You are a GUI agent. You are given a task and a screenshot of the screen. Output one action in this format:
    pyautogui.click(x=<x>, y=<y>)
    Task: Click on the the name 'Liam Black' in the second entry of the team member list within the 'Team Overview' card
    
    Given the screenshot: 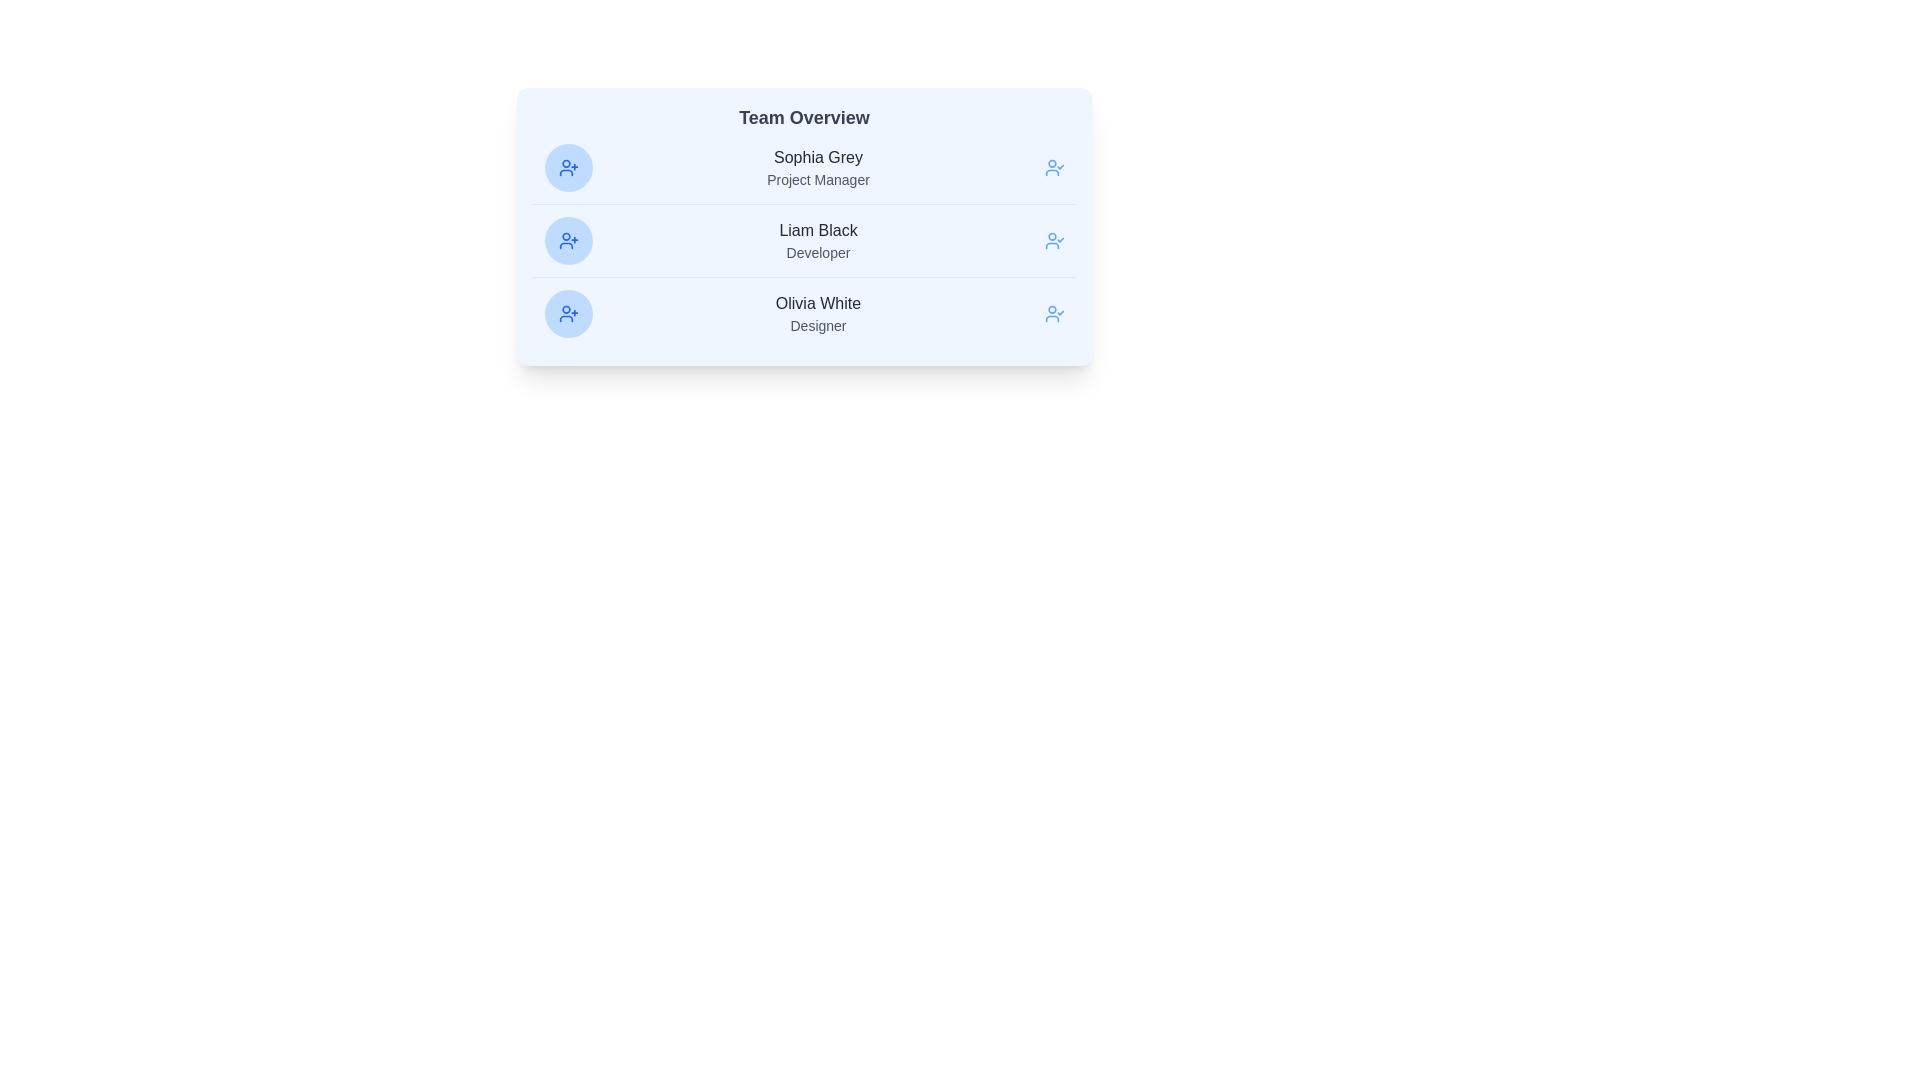 What is the action you would take?
    pyautogui.click(x=804, y=239)
    